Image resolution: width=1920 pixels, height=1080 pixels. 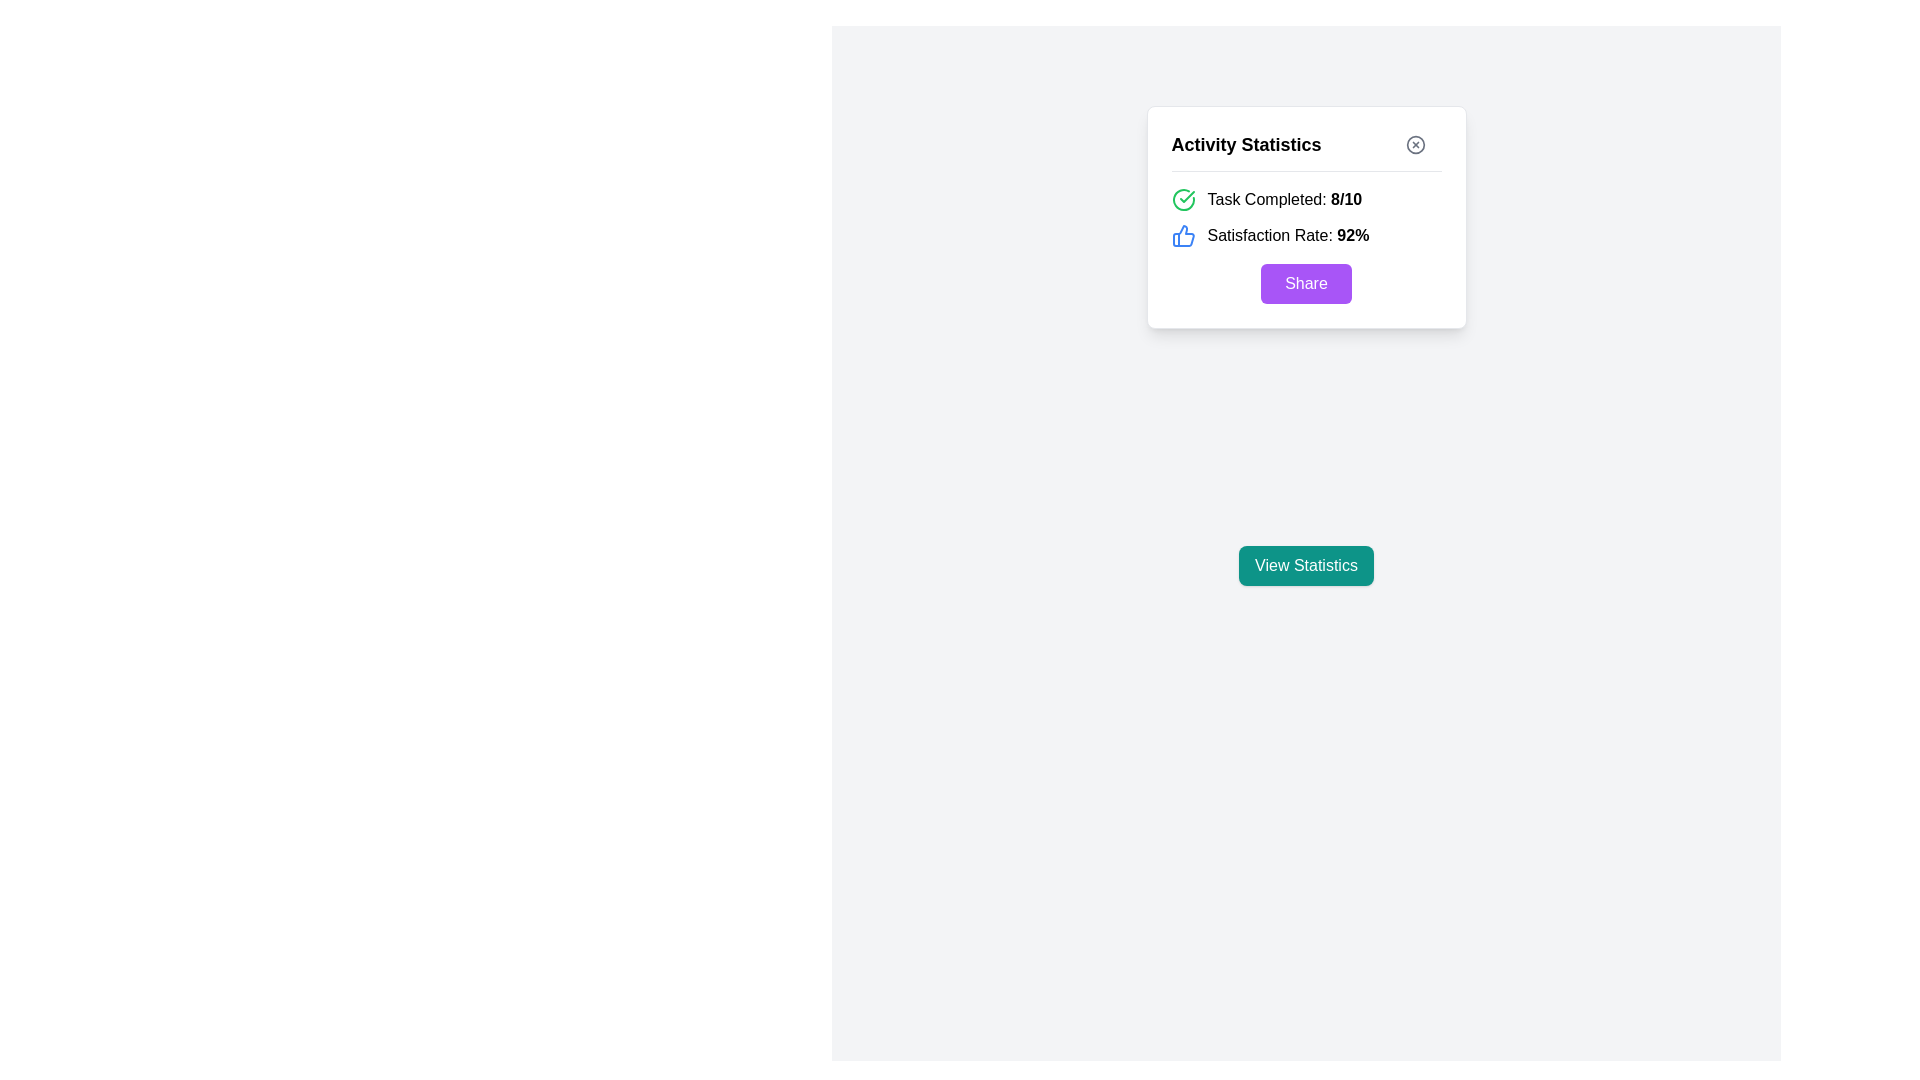 What do you see at coordinates (1183, 234) in the screenshot?
I see `the thumbs-up icon with a blue outline located in the upper-right corner of the 'Activity Statistics' panel` at bounding box center [1183, 234].